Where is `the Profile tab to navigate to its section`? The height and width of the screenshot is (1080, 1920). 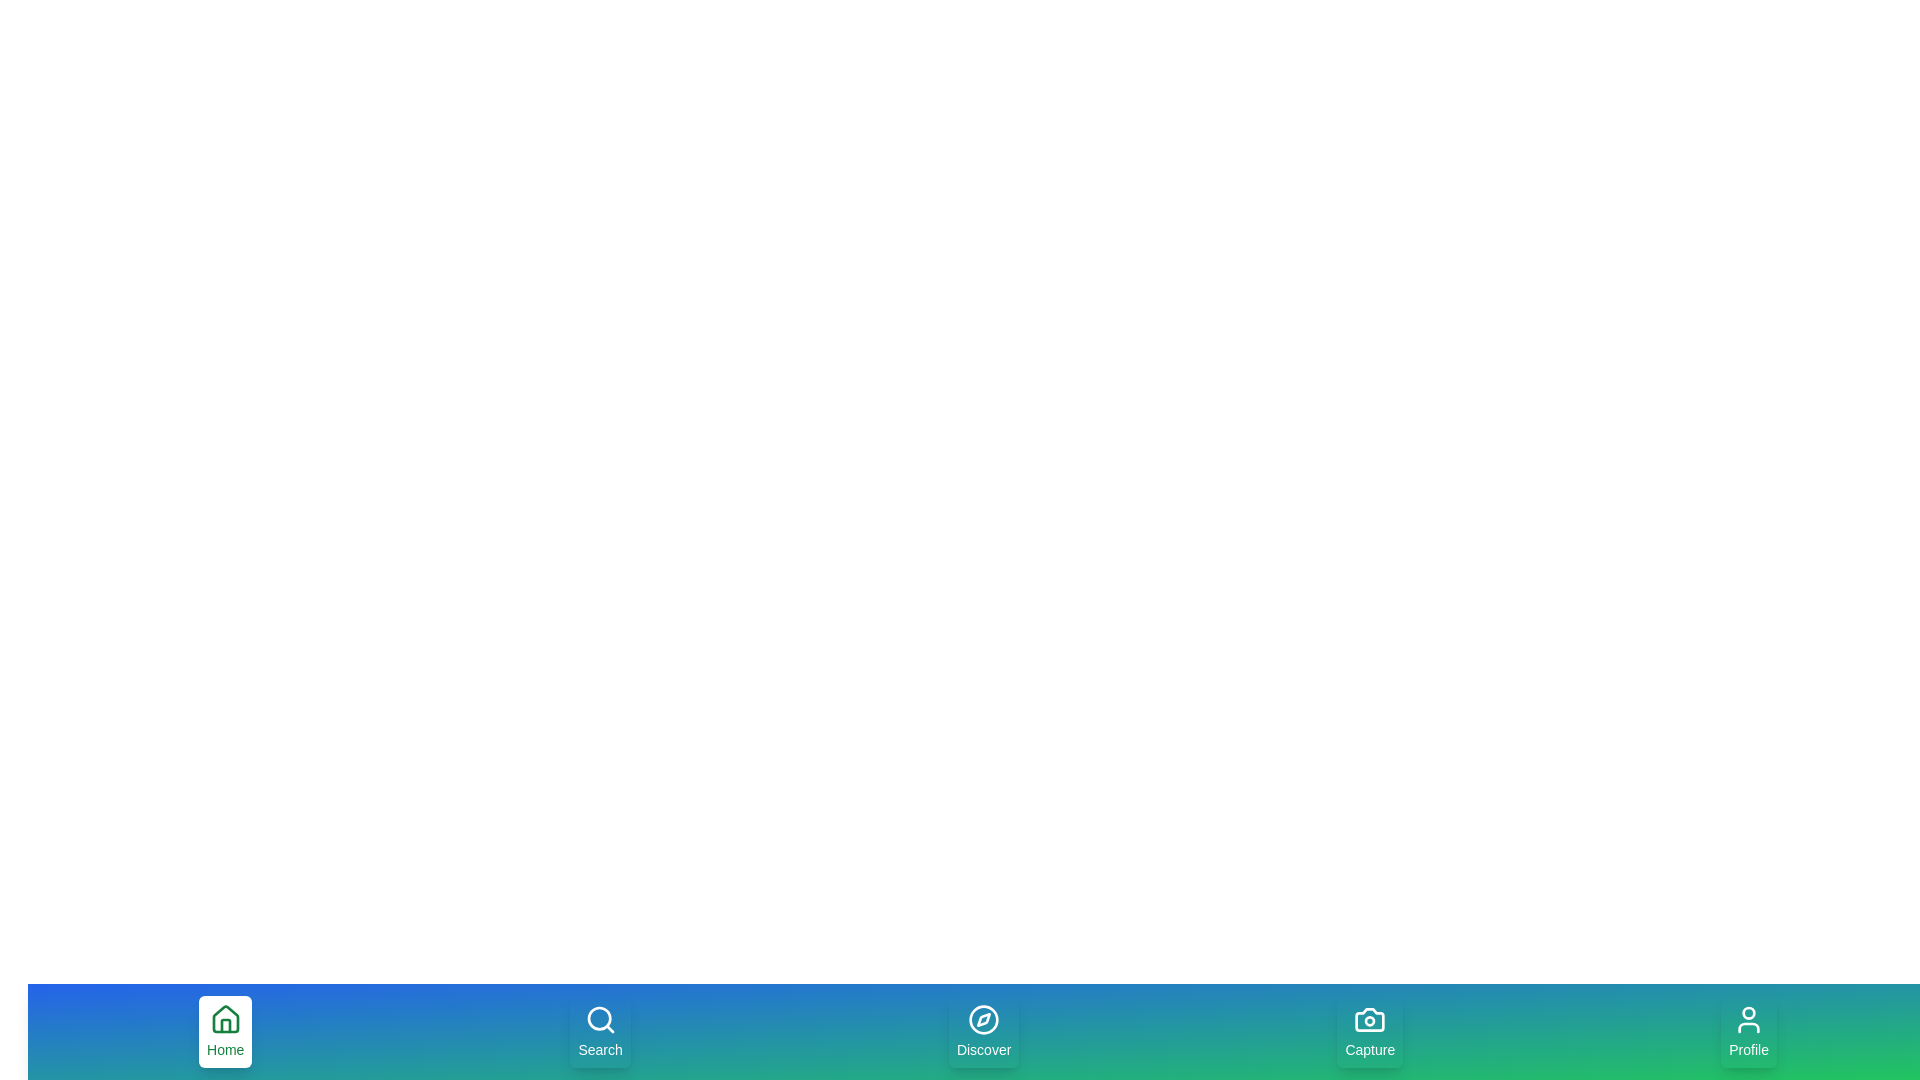 the Profile tab to navigate to its section is located at coordinates (1747, 1032).